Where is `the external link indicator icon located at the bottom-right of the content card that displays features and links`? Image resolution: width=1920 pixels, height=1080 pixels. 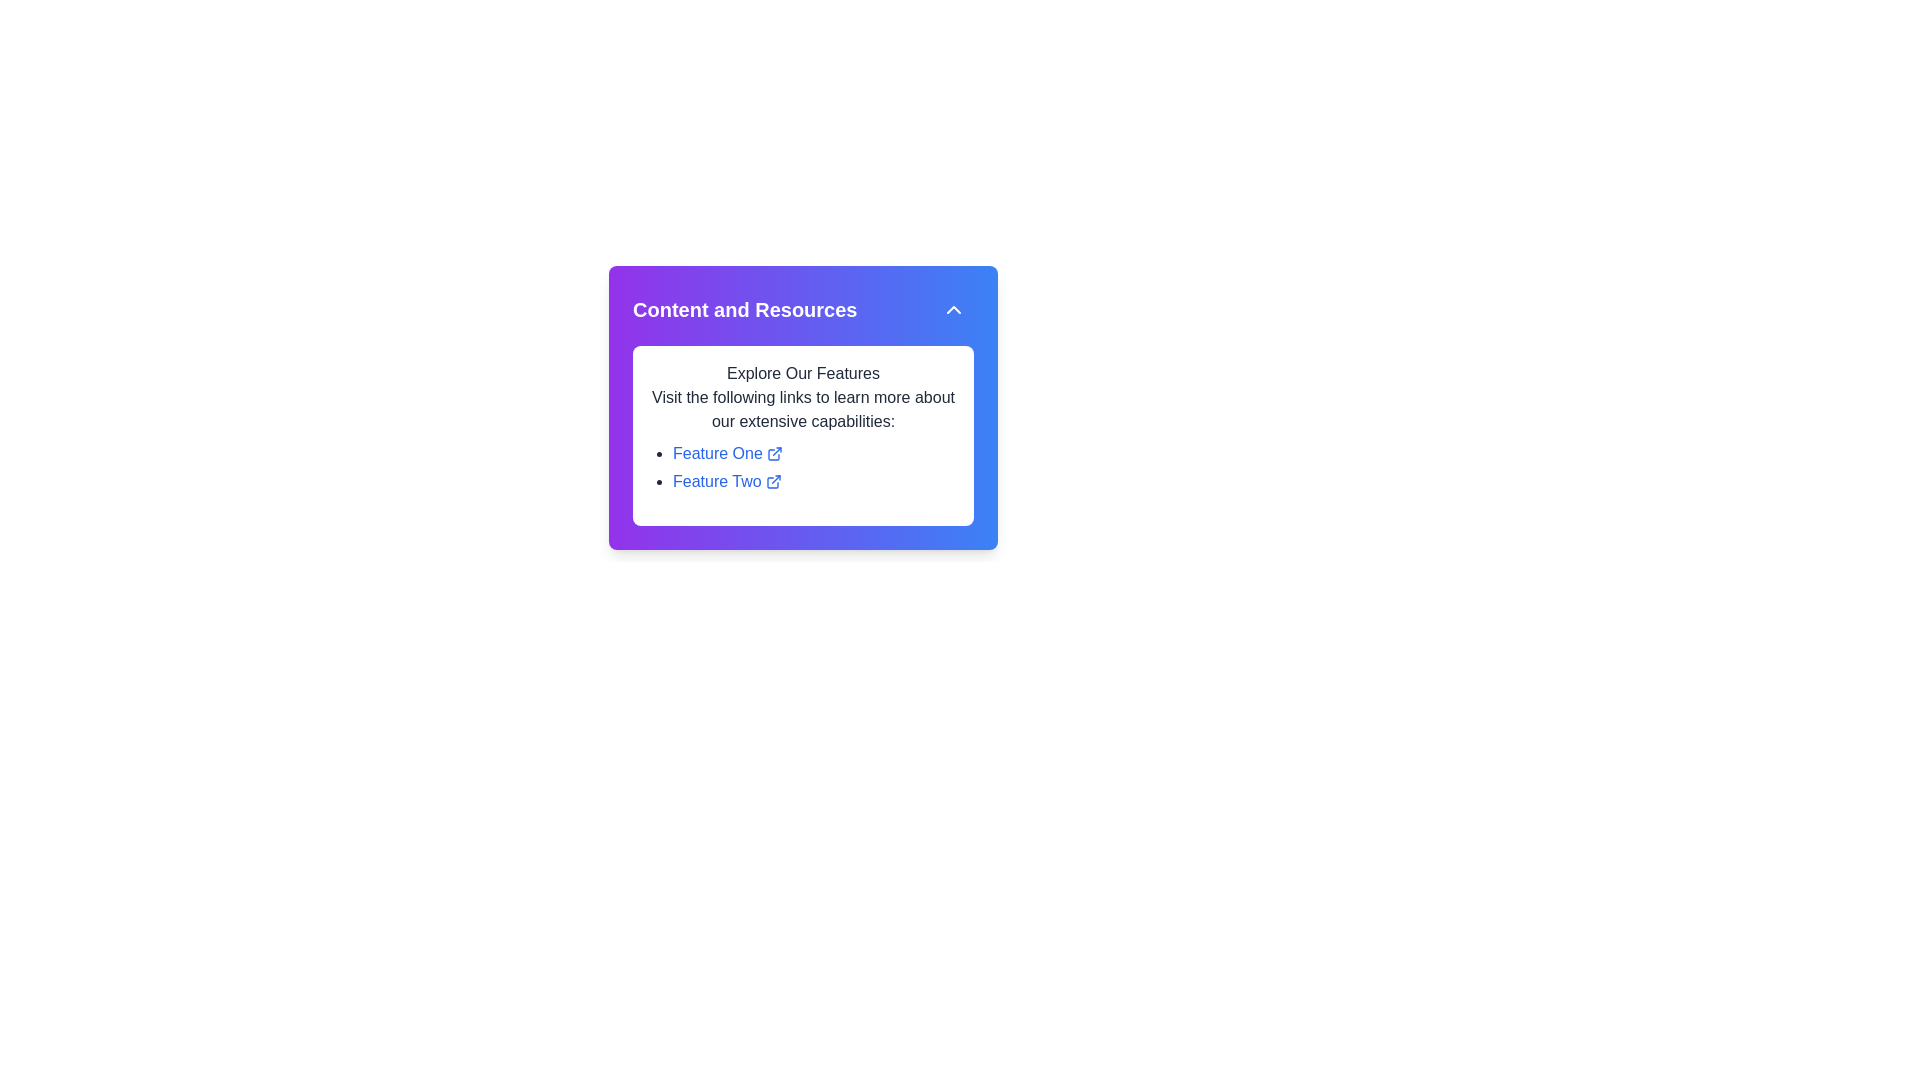 the external link indicator icon located at the bottom-right of the content card that displays features and links is located at coordinates (771, 482).